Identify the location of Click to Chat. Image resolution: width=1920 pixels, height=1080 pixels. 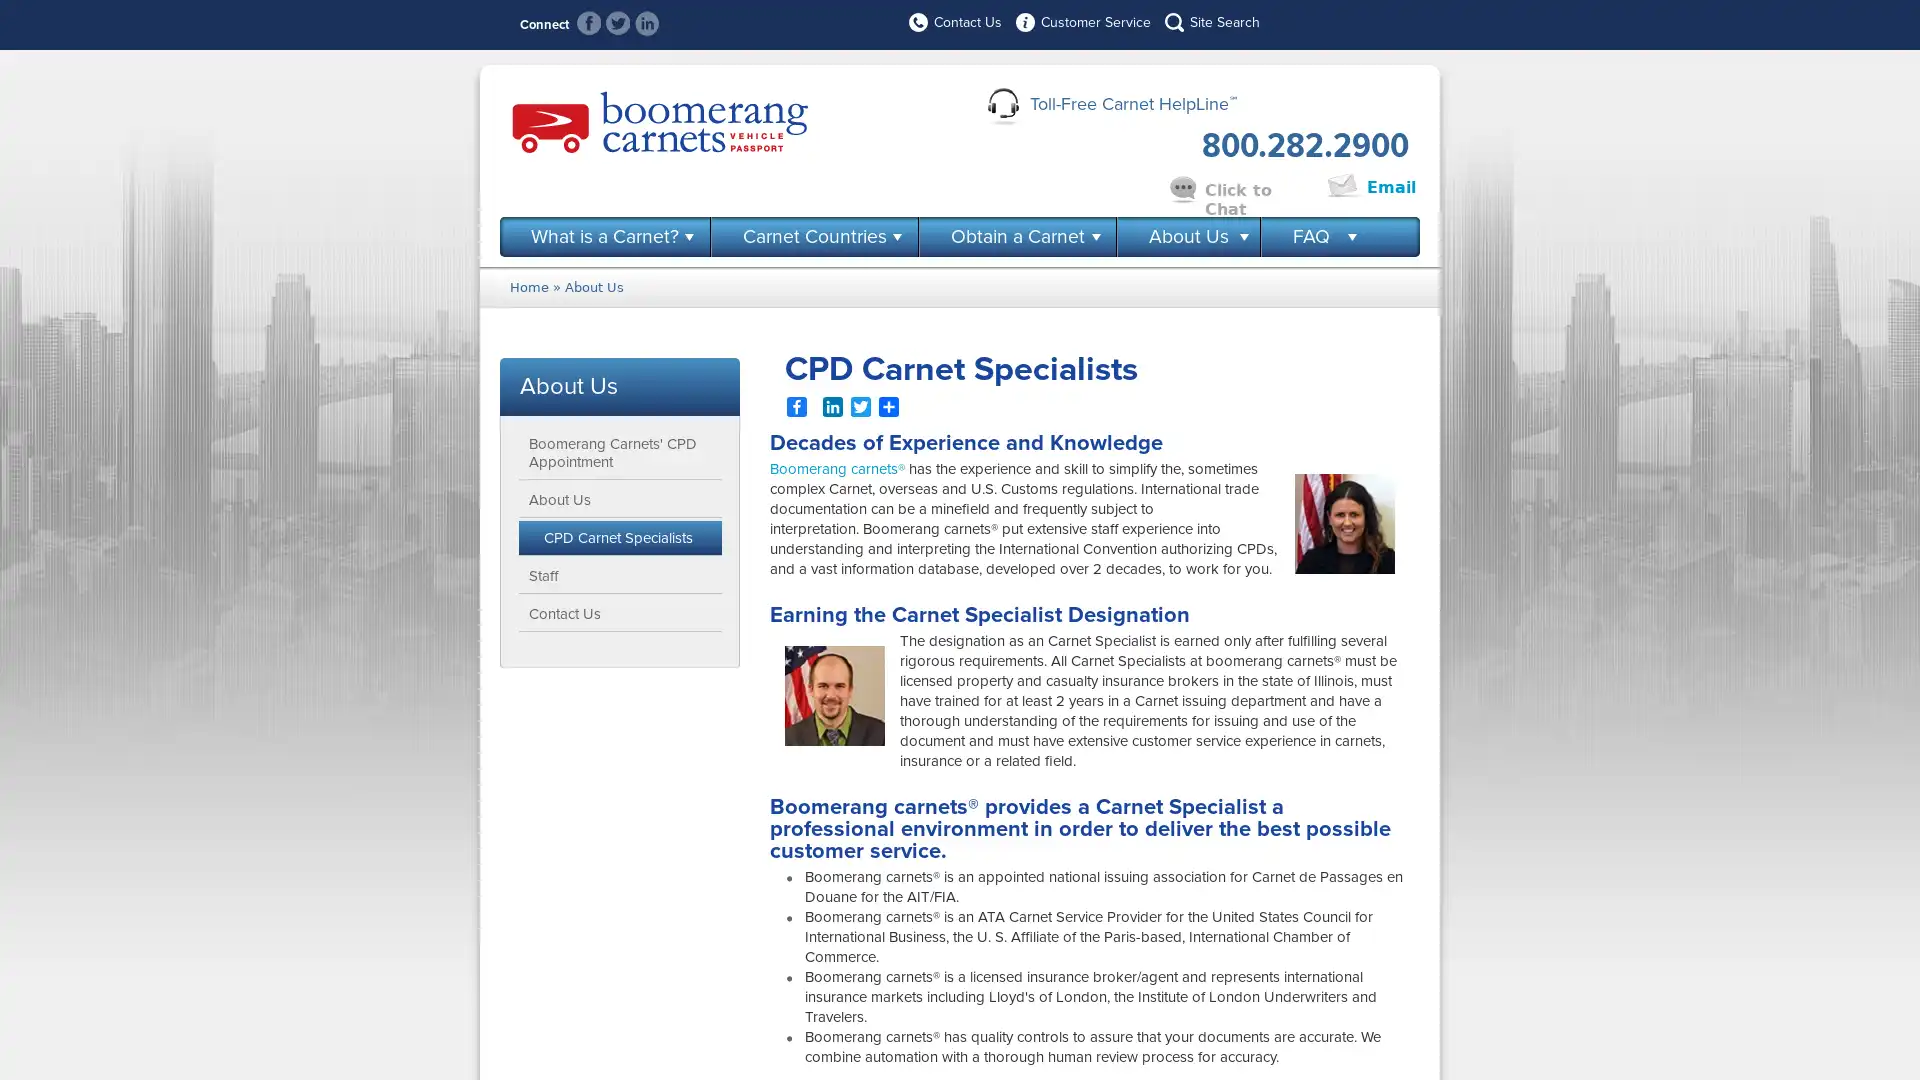
(1256, 188).